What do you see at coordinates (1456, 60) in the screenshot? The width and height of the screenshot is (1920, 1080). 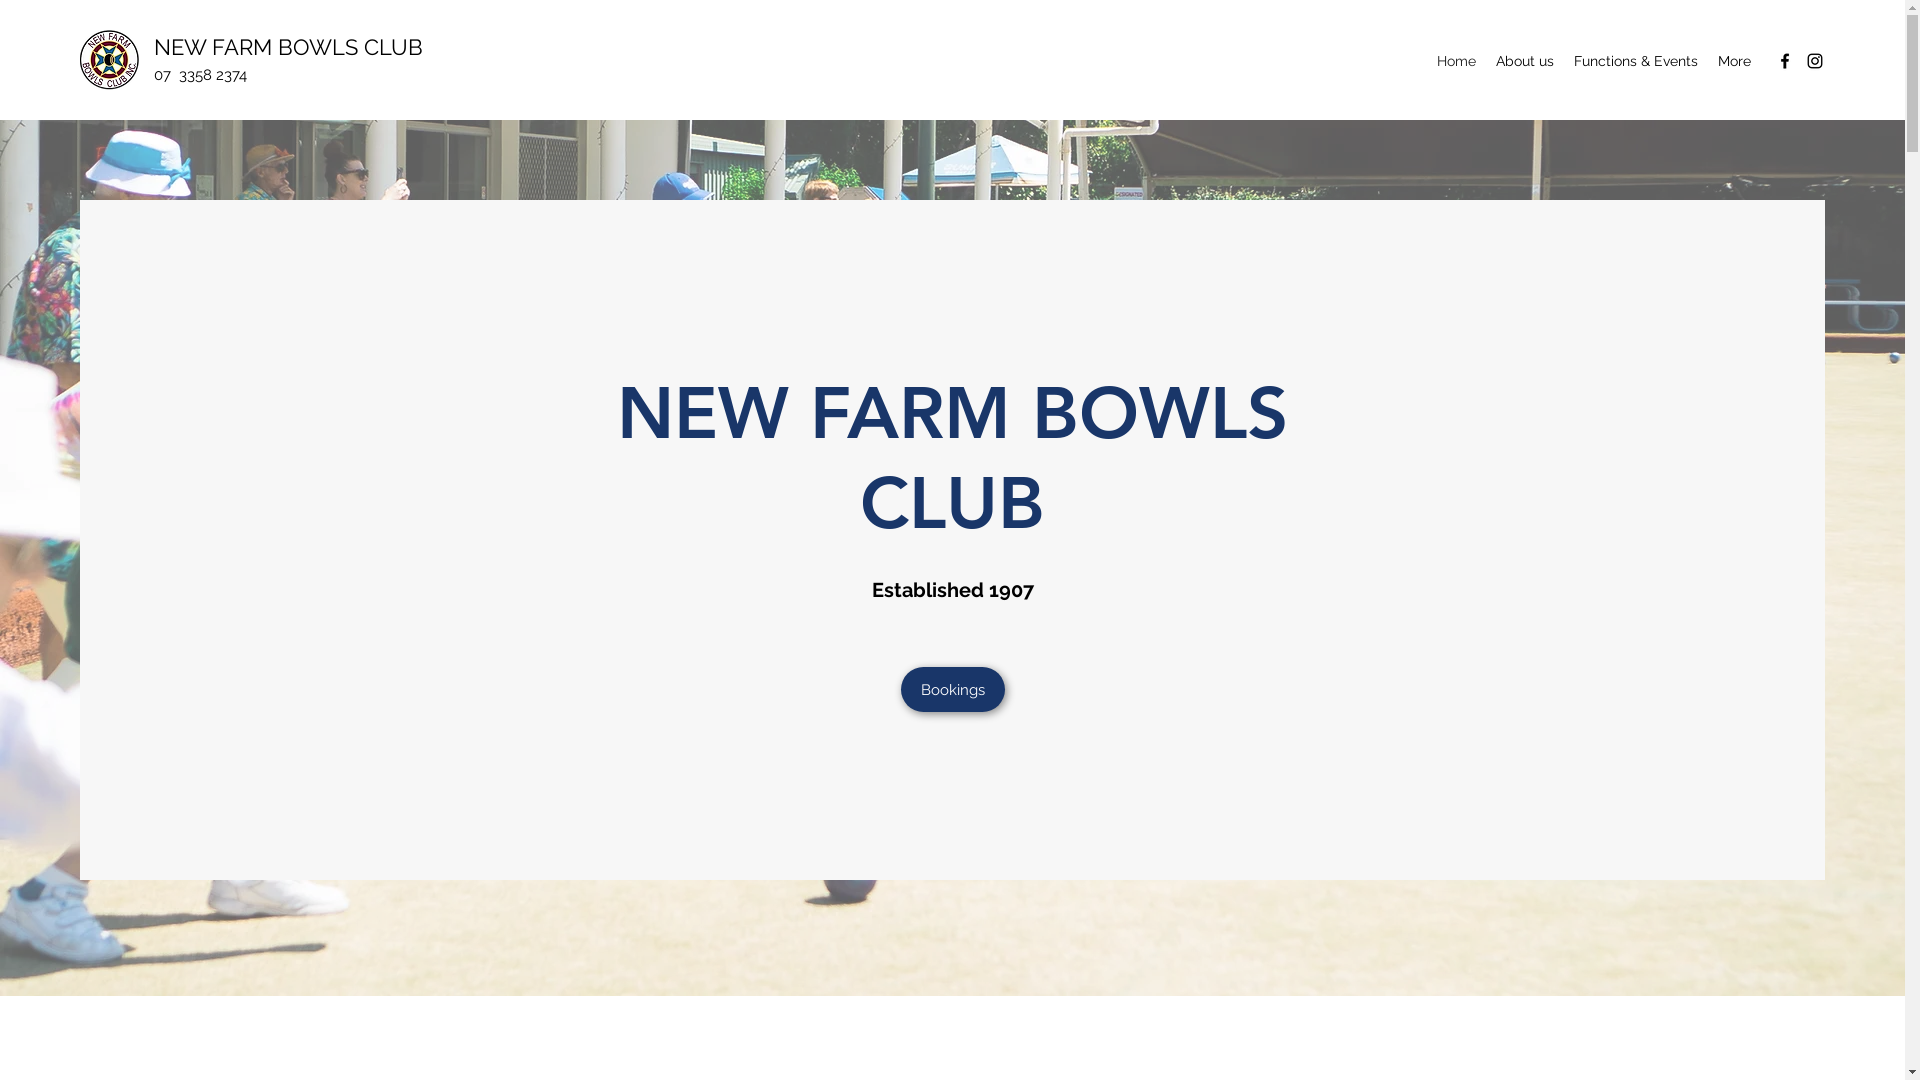 I see `'Home'` at bounding box center [1456, 60].